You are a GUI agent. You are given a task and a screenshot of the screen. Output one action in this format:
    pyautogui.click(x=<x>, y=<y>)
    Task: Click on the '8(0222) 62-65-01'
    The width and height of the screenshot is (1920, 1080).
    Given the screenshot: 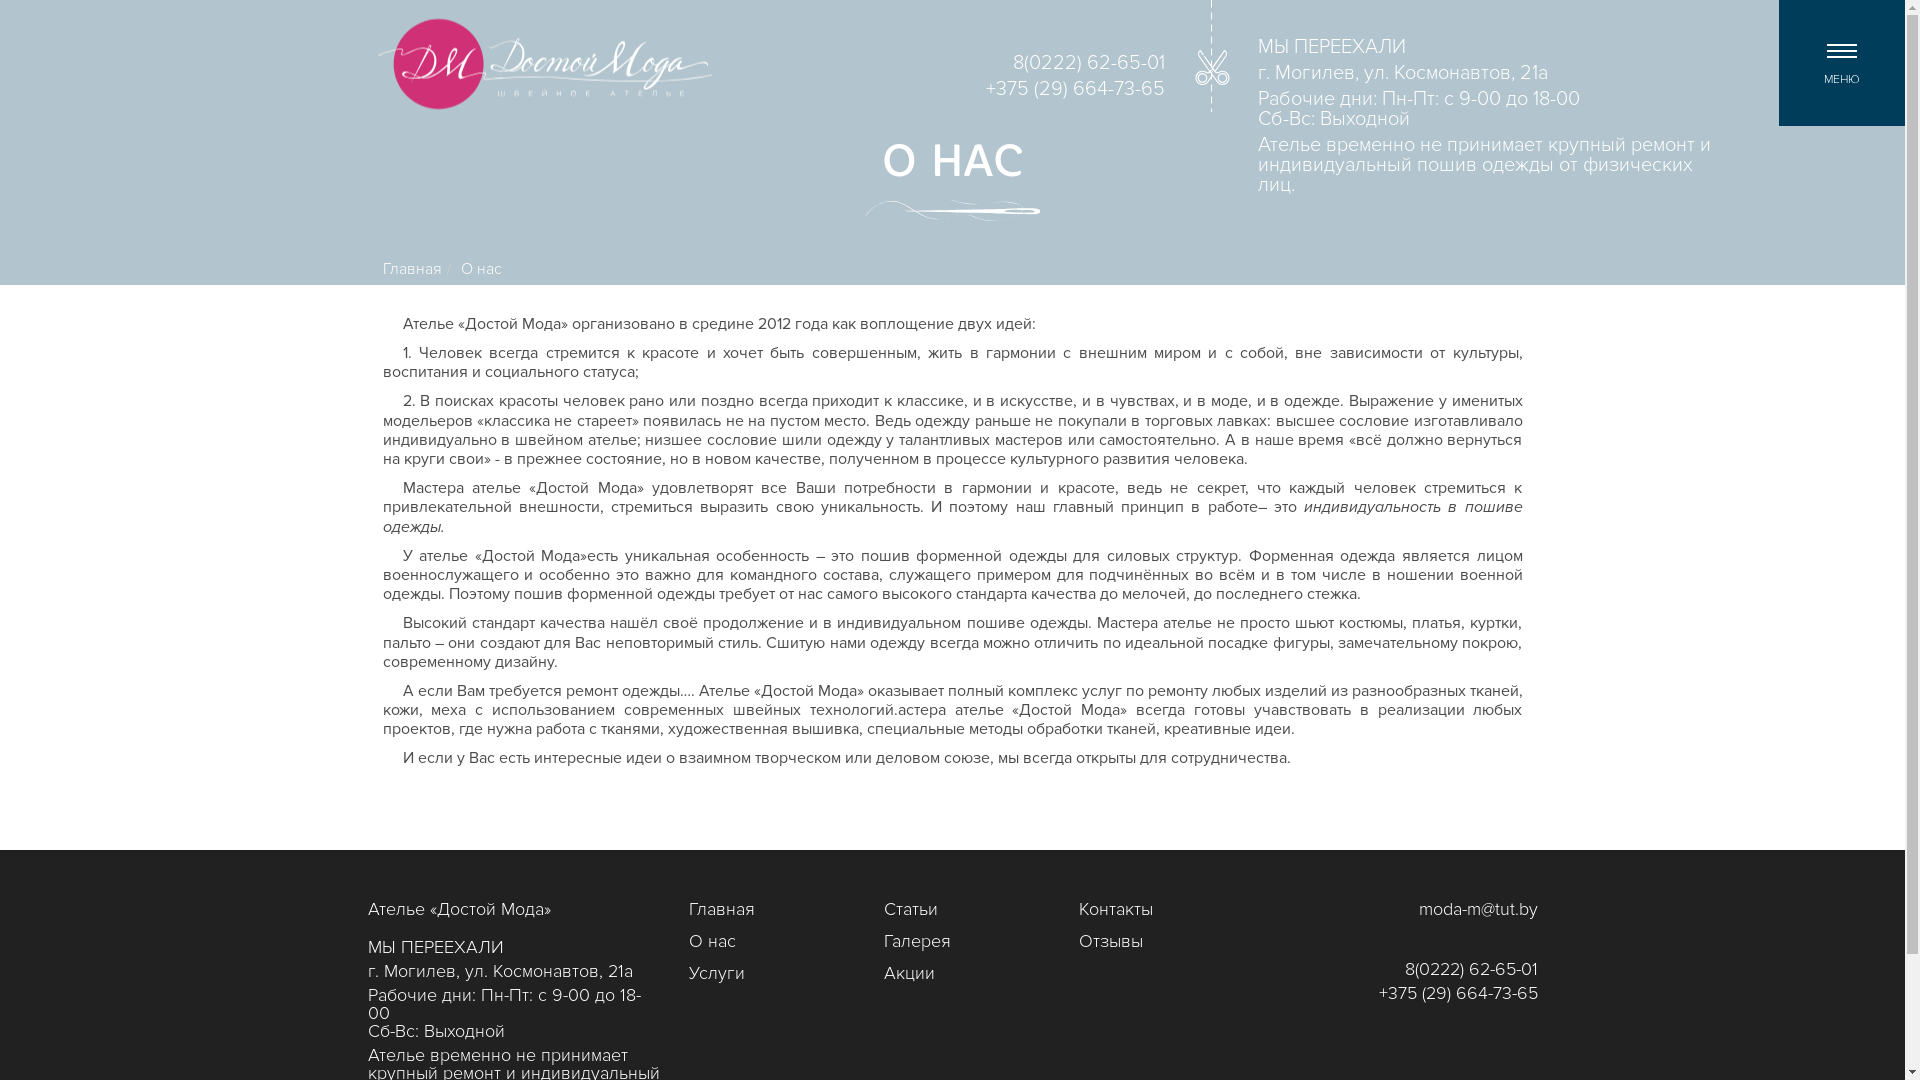 What is the action you would take?
    pyautogui.click(x=1088, y=63)
    